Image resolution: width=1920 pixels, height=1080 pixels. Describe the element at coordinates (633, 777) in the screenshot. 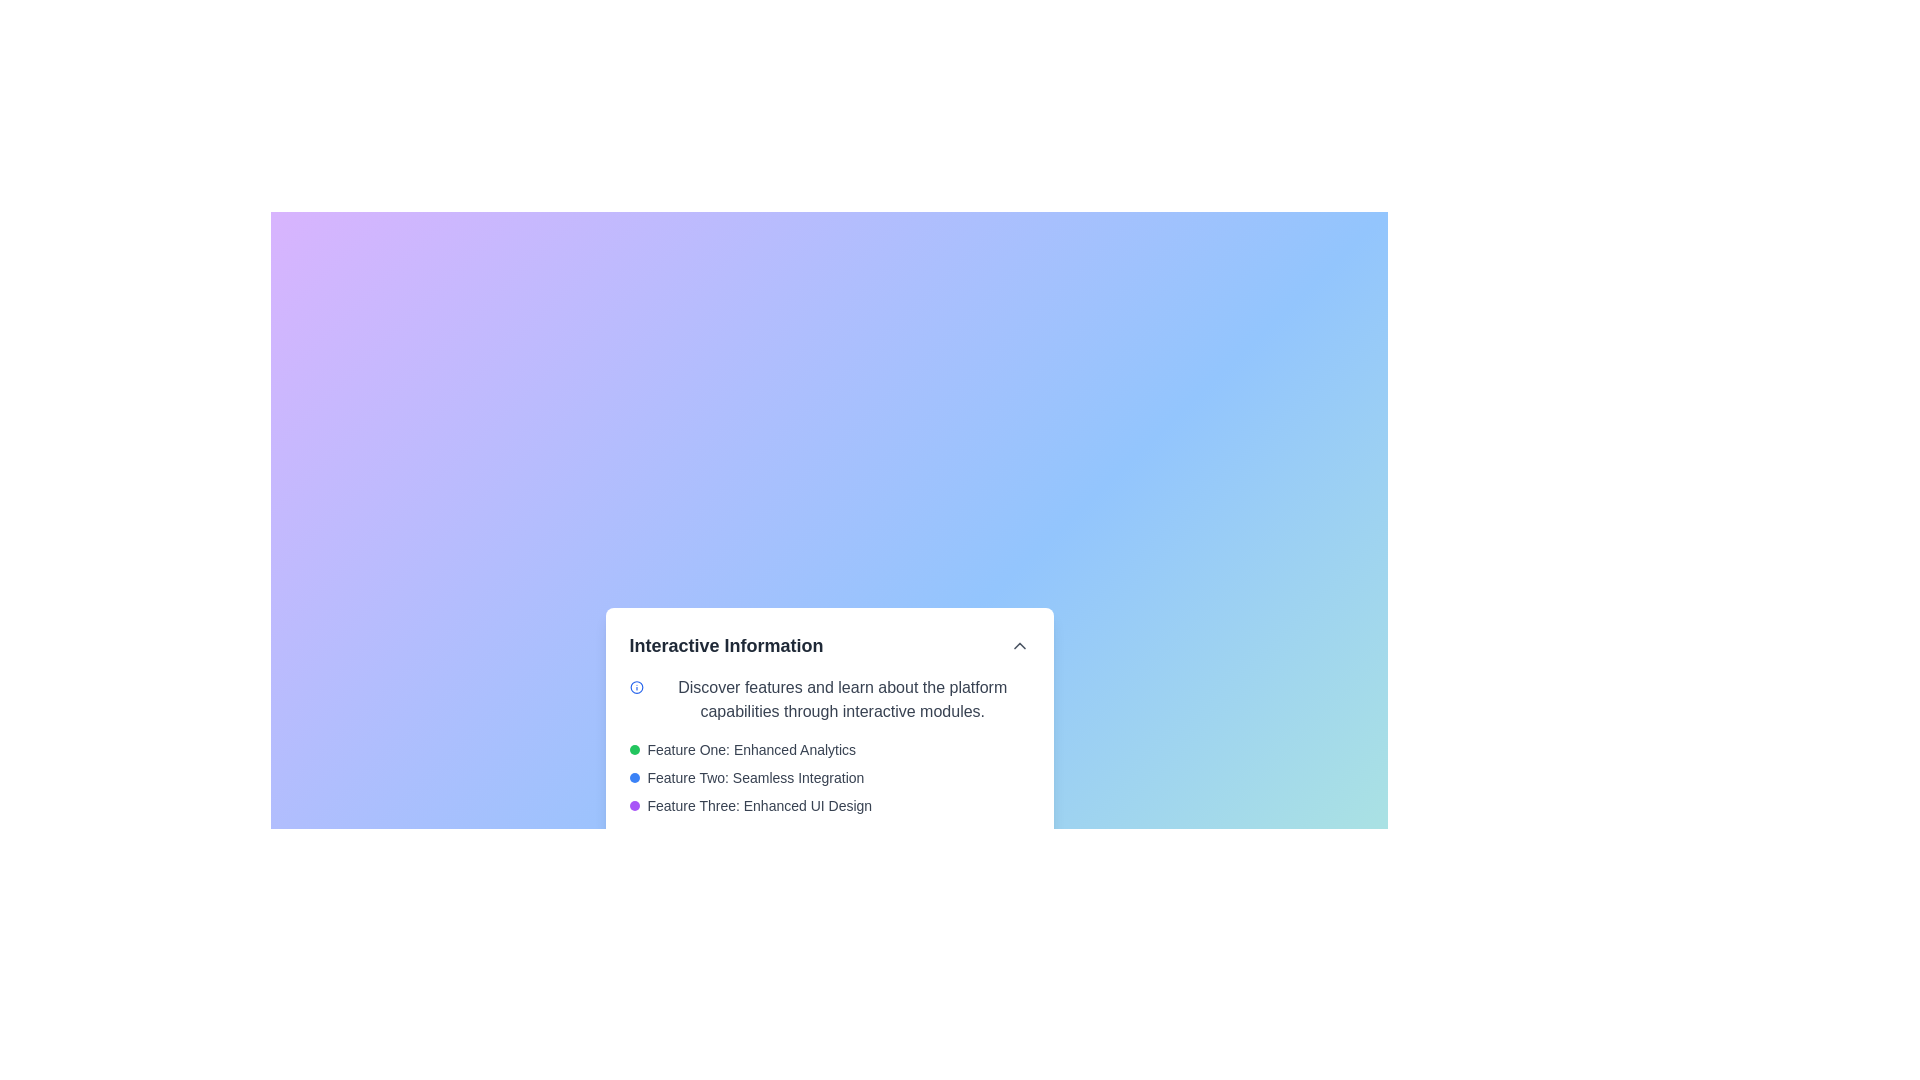

I see `the small, blue, round bullet point indicator located to the left of the text 'Feature Two: Seamless Integration.'` at that location.